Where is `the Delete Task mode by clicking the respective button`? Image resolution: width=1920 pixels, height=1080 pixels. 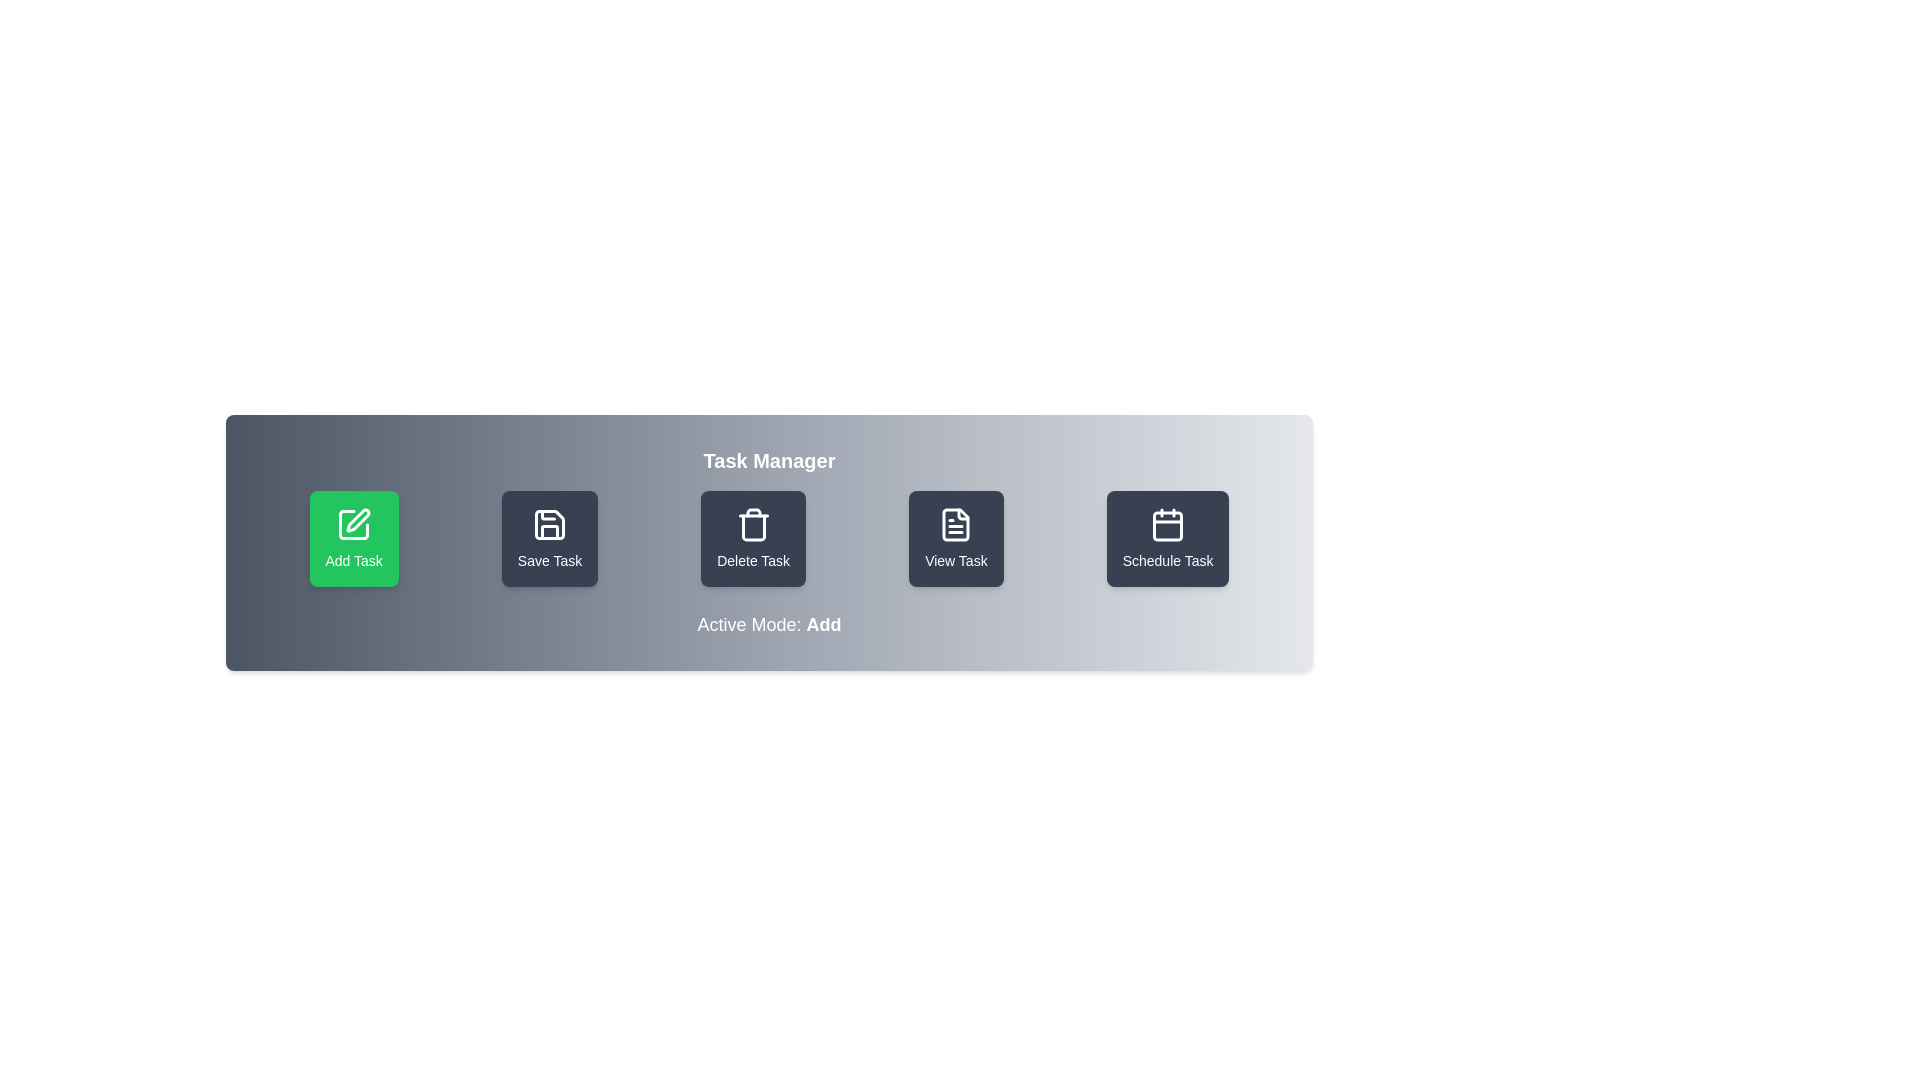
the Delete Task mode by clicking the respective button is located at coordinates (752, 538).